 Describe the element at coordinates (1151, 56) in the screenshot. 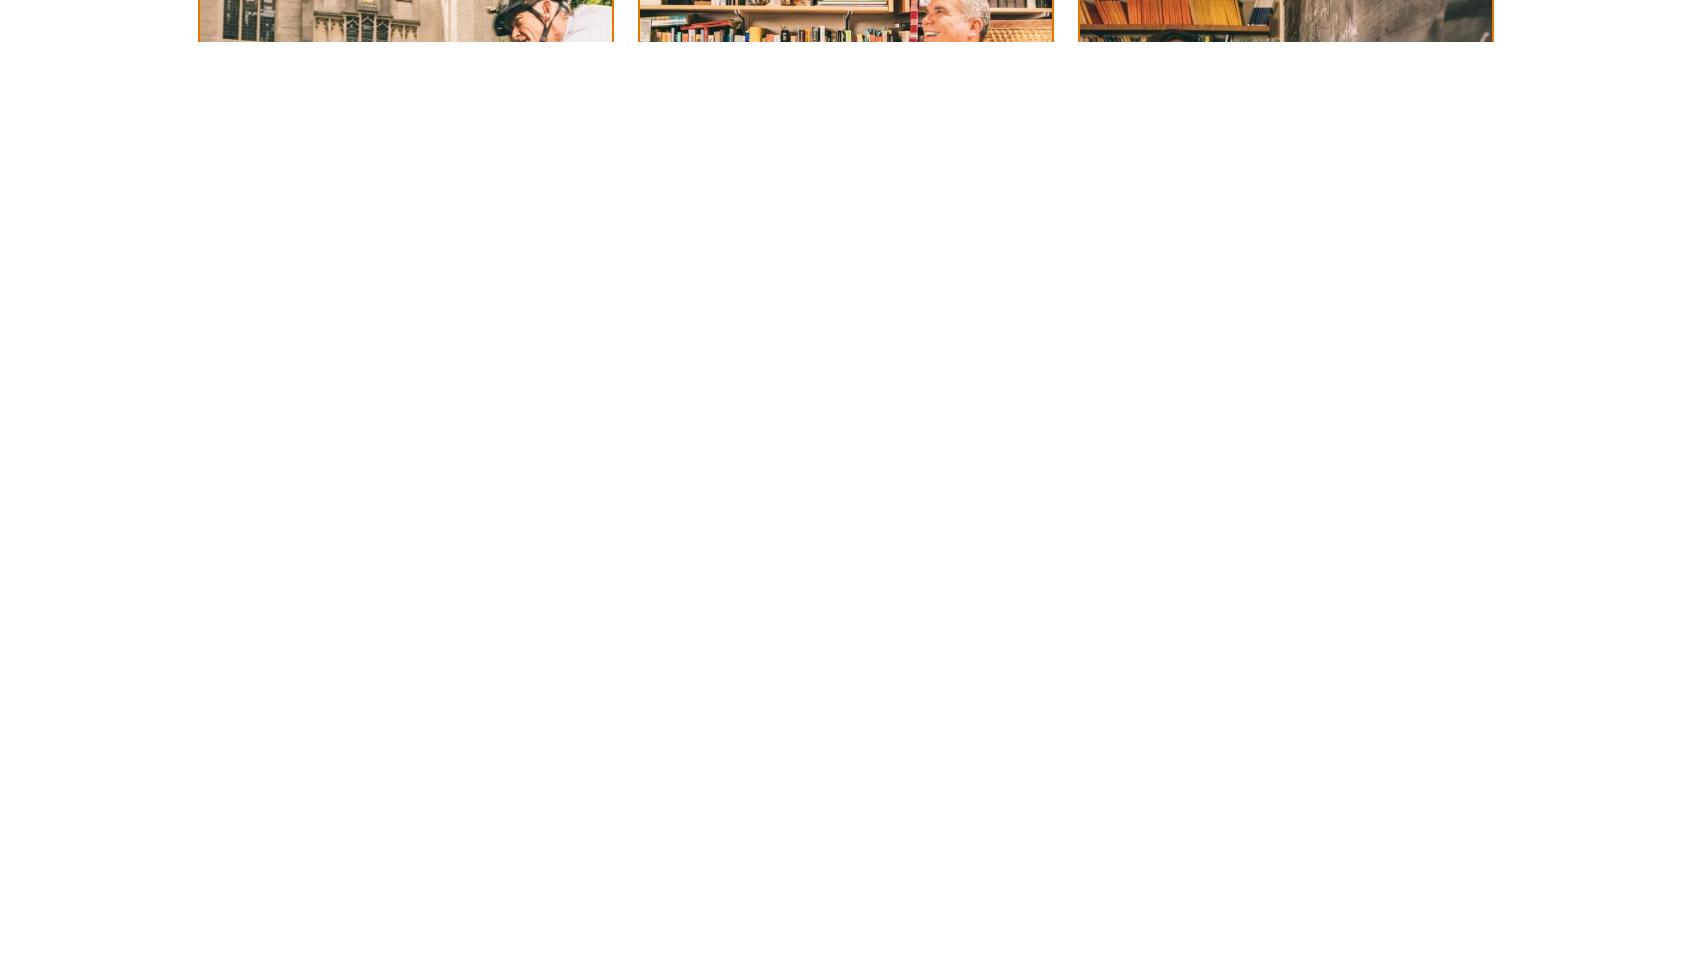

I see `'REQUEST INFO'` at that location.